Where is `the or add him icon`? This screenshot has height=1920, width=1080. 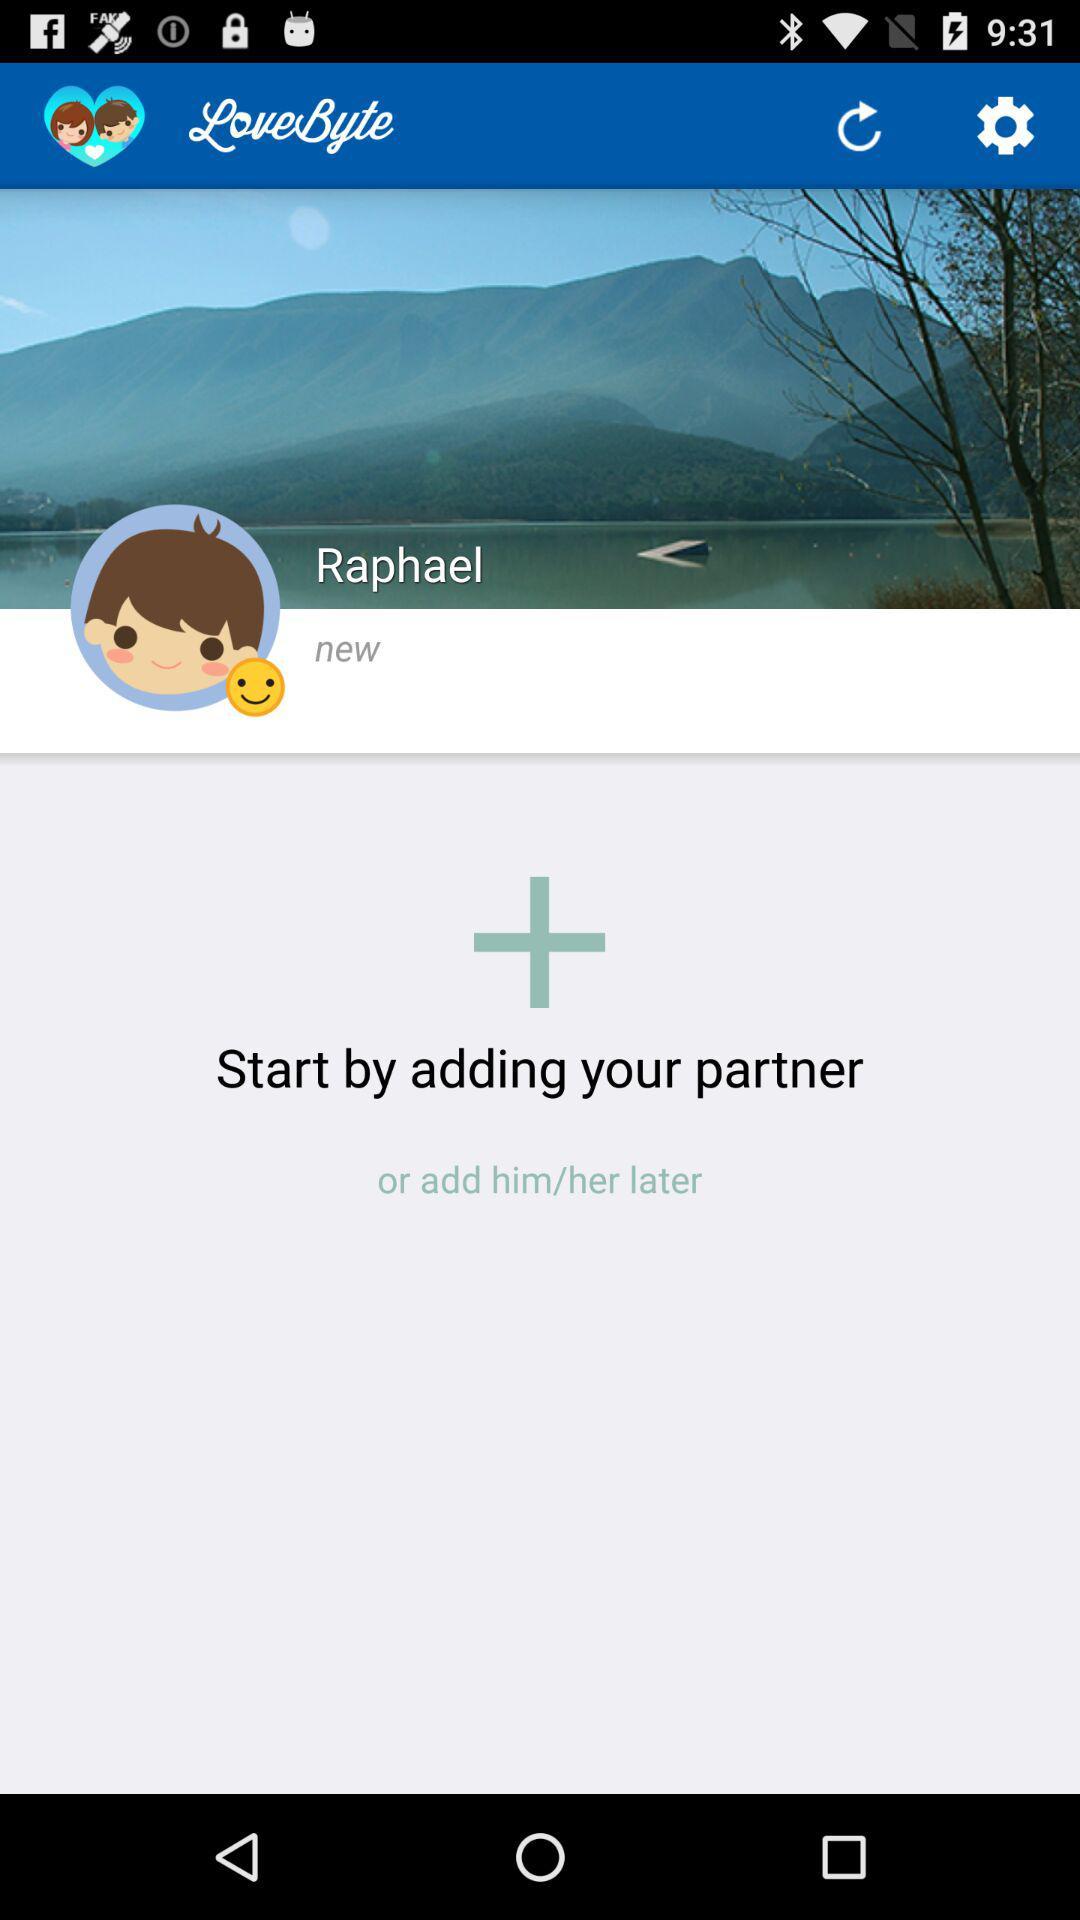
the or add him icon is located at coordinates (540, 1179).